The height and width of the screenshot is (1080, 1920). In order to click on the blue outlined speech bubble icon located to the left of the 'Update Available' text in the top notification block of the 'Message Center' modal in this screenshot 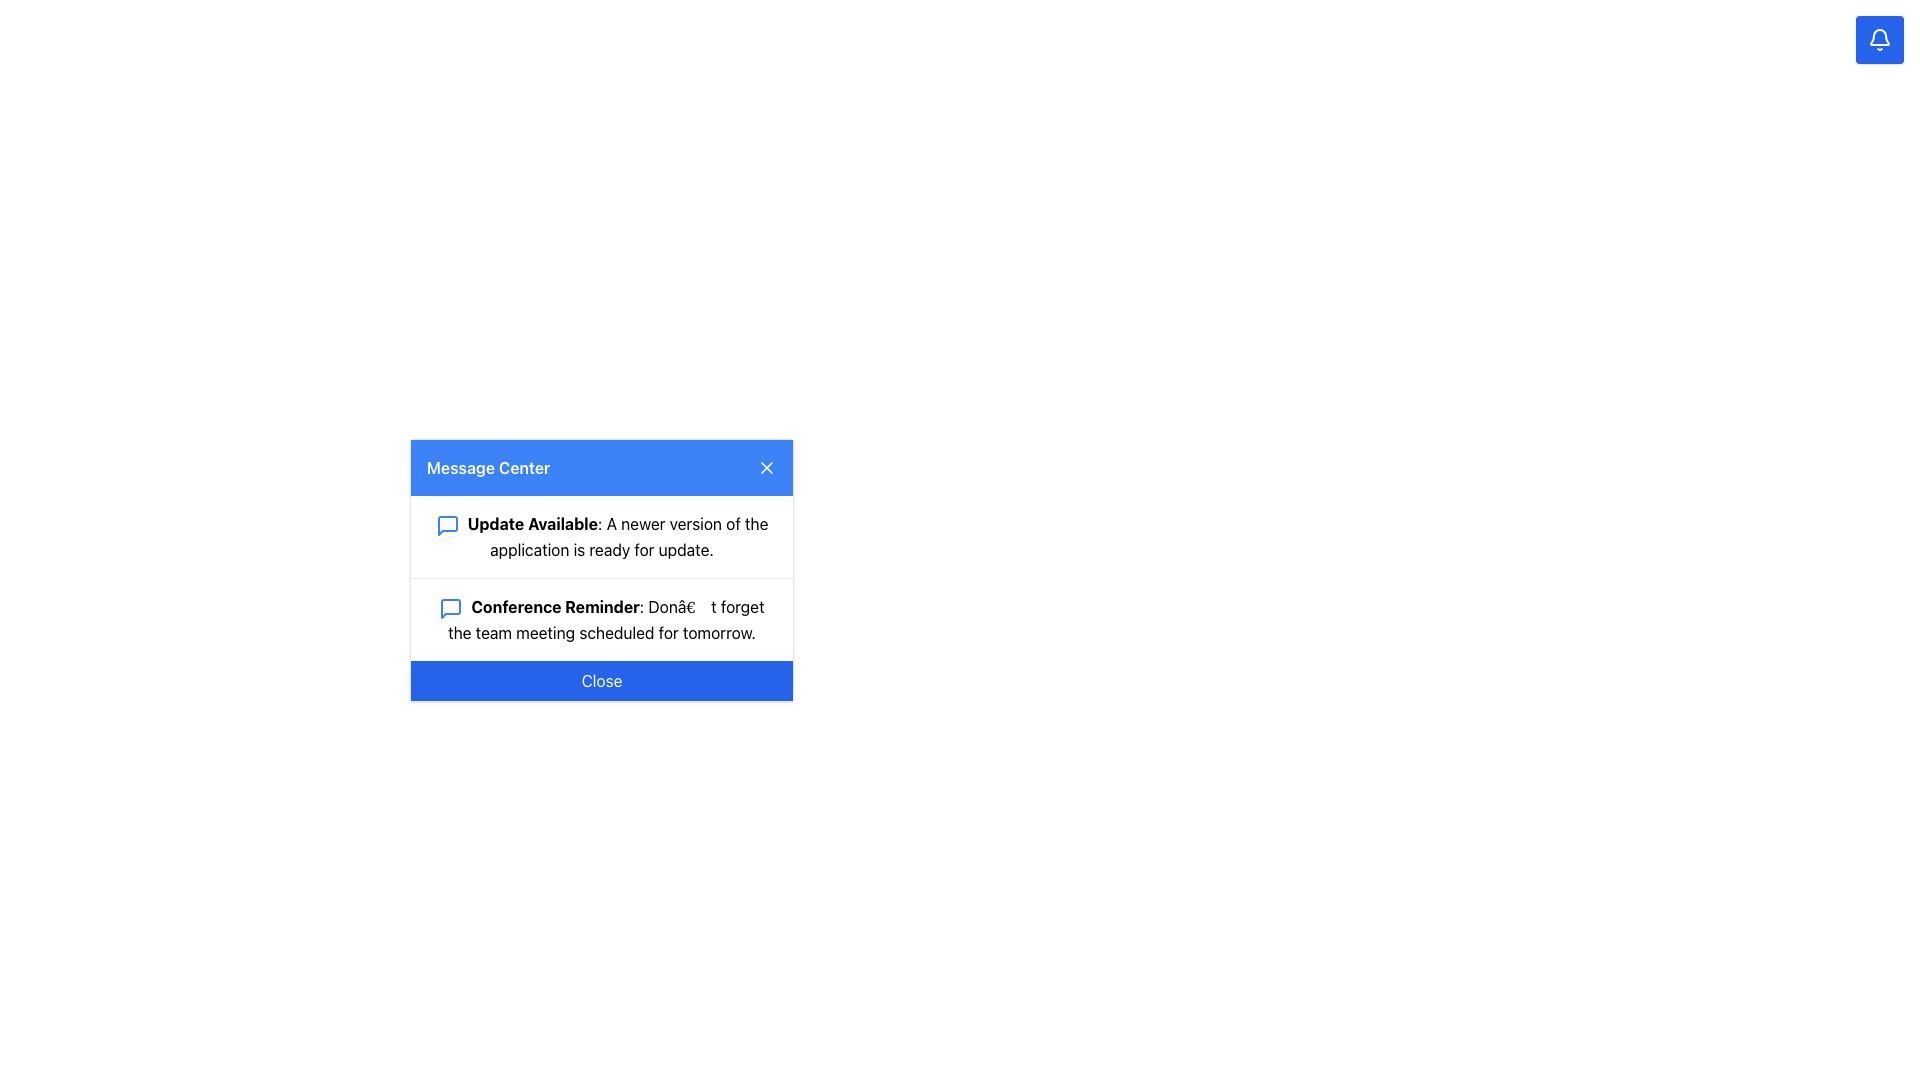, I will do `click(446, 524)`.